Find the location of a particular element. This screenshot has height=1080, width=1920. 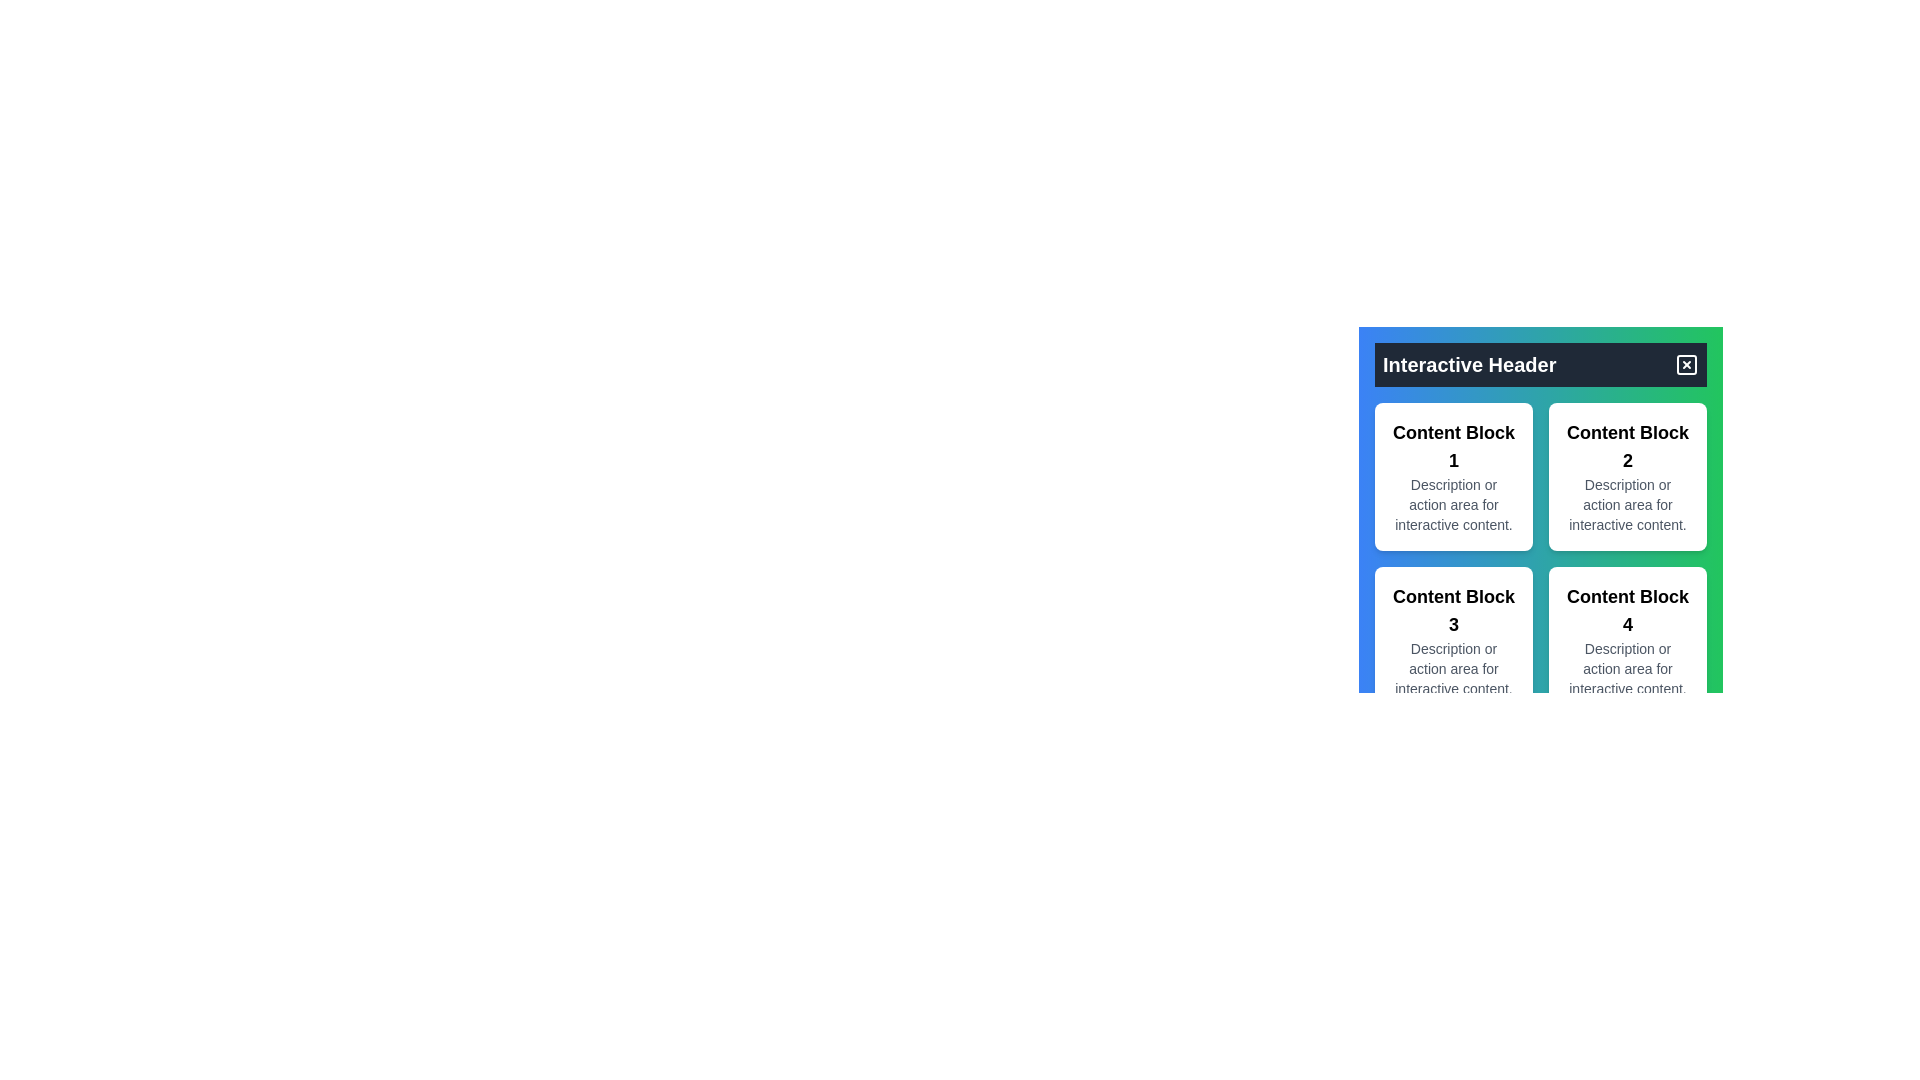

the prominent text header labeled 'Content Block 3' which is located at the top of the third card in a grid layout, centered within its card is located at coordinates (1454, 609).